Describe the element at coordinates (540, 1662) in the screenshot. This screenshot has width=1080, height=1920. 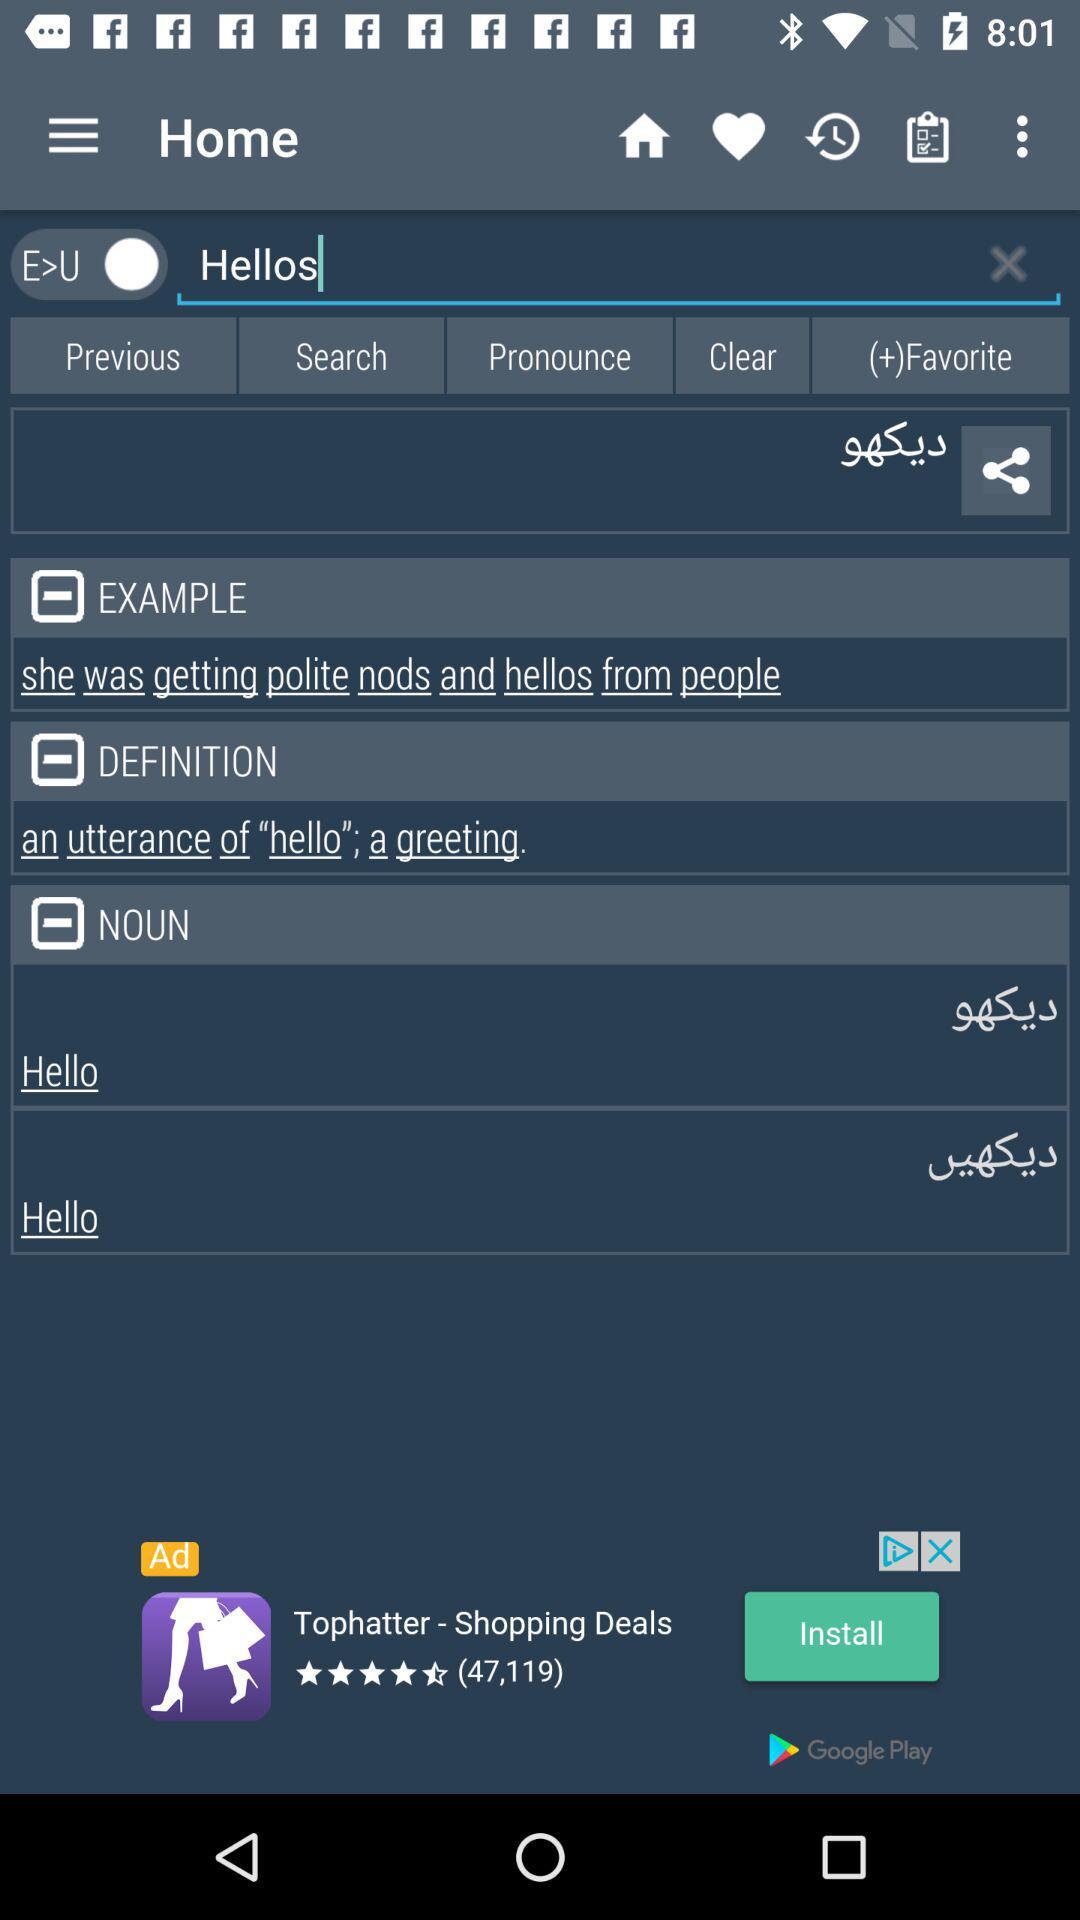
I see `install the option` at that location.